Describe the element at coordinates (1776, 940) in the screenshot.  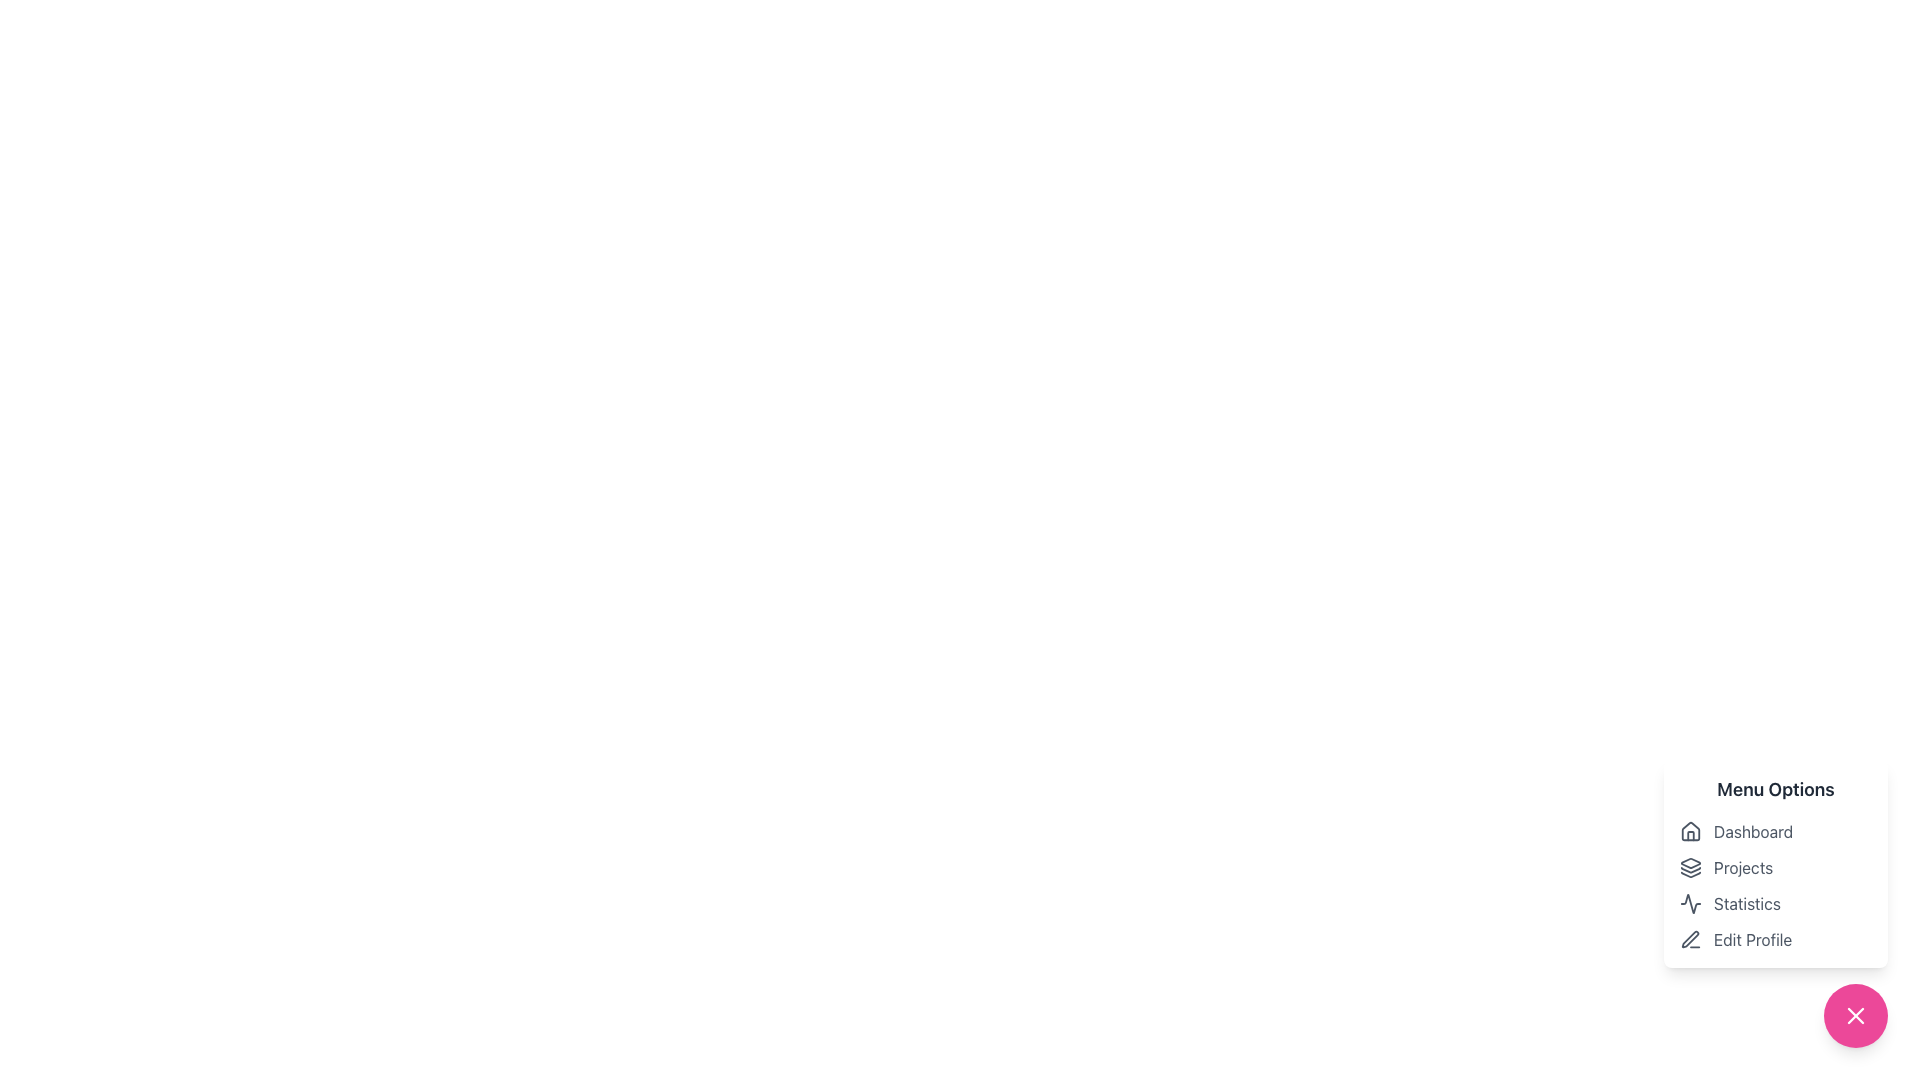
I see `the 'Edit Profile' menu item, which is the fourth item in the vertical stack of menu options` at that location.